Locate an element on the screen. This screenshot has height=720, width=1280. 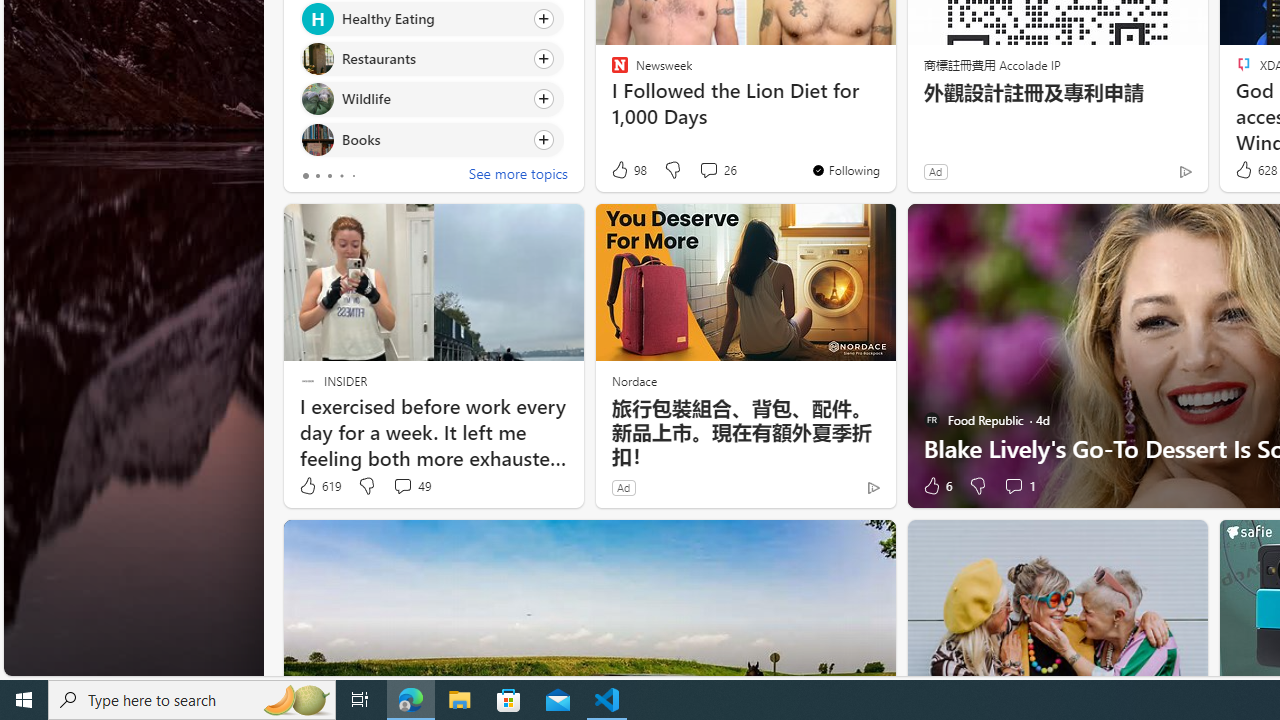
'tab-3' is located at coordinates (341, 175).